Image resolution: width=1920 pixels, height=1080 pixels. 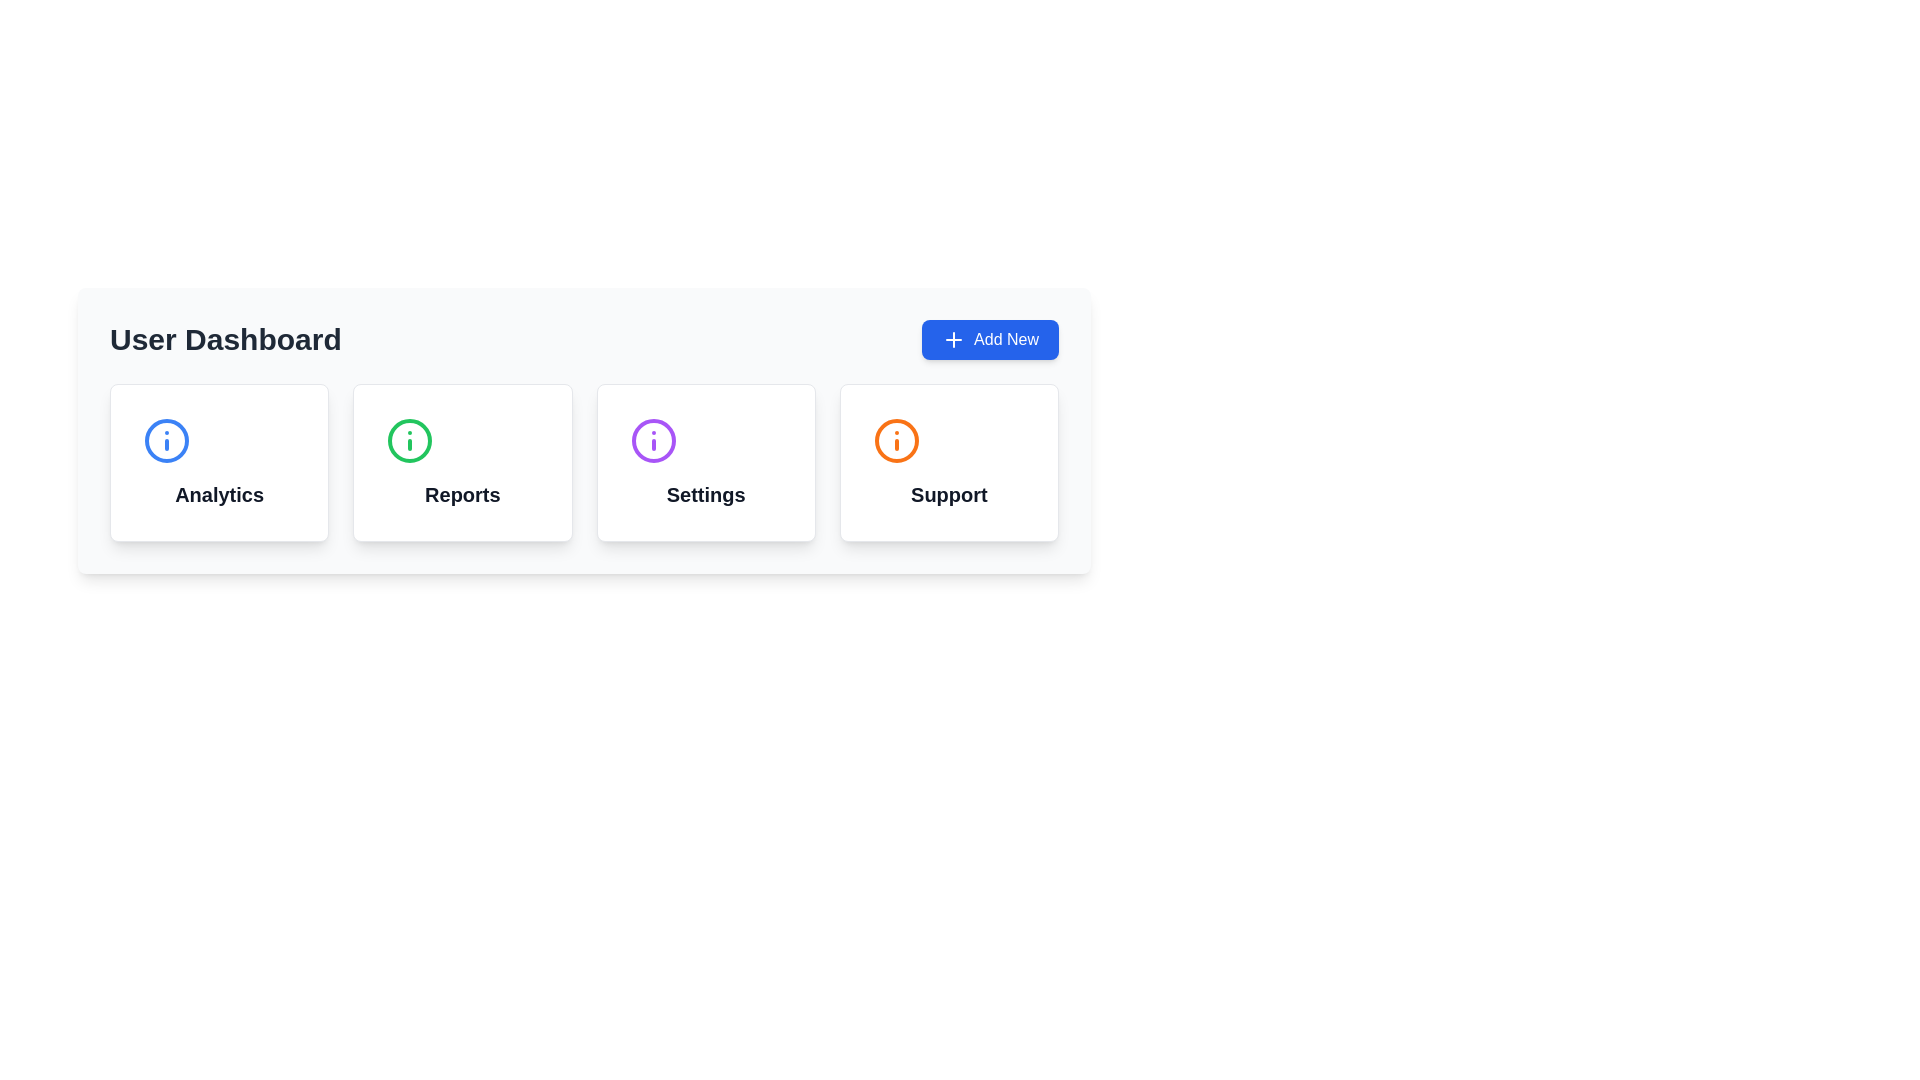 I want to click on the 'Support' text label, which is bold and prominently displayed in dark gray, located in the fourth box of a grid layout under an orange circular icon with an 'i', so click(x=948, y=494).